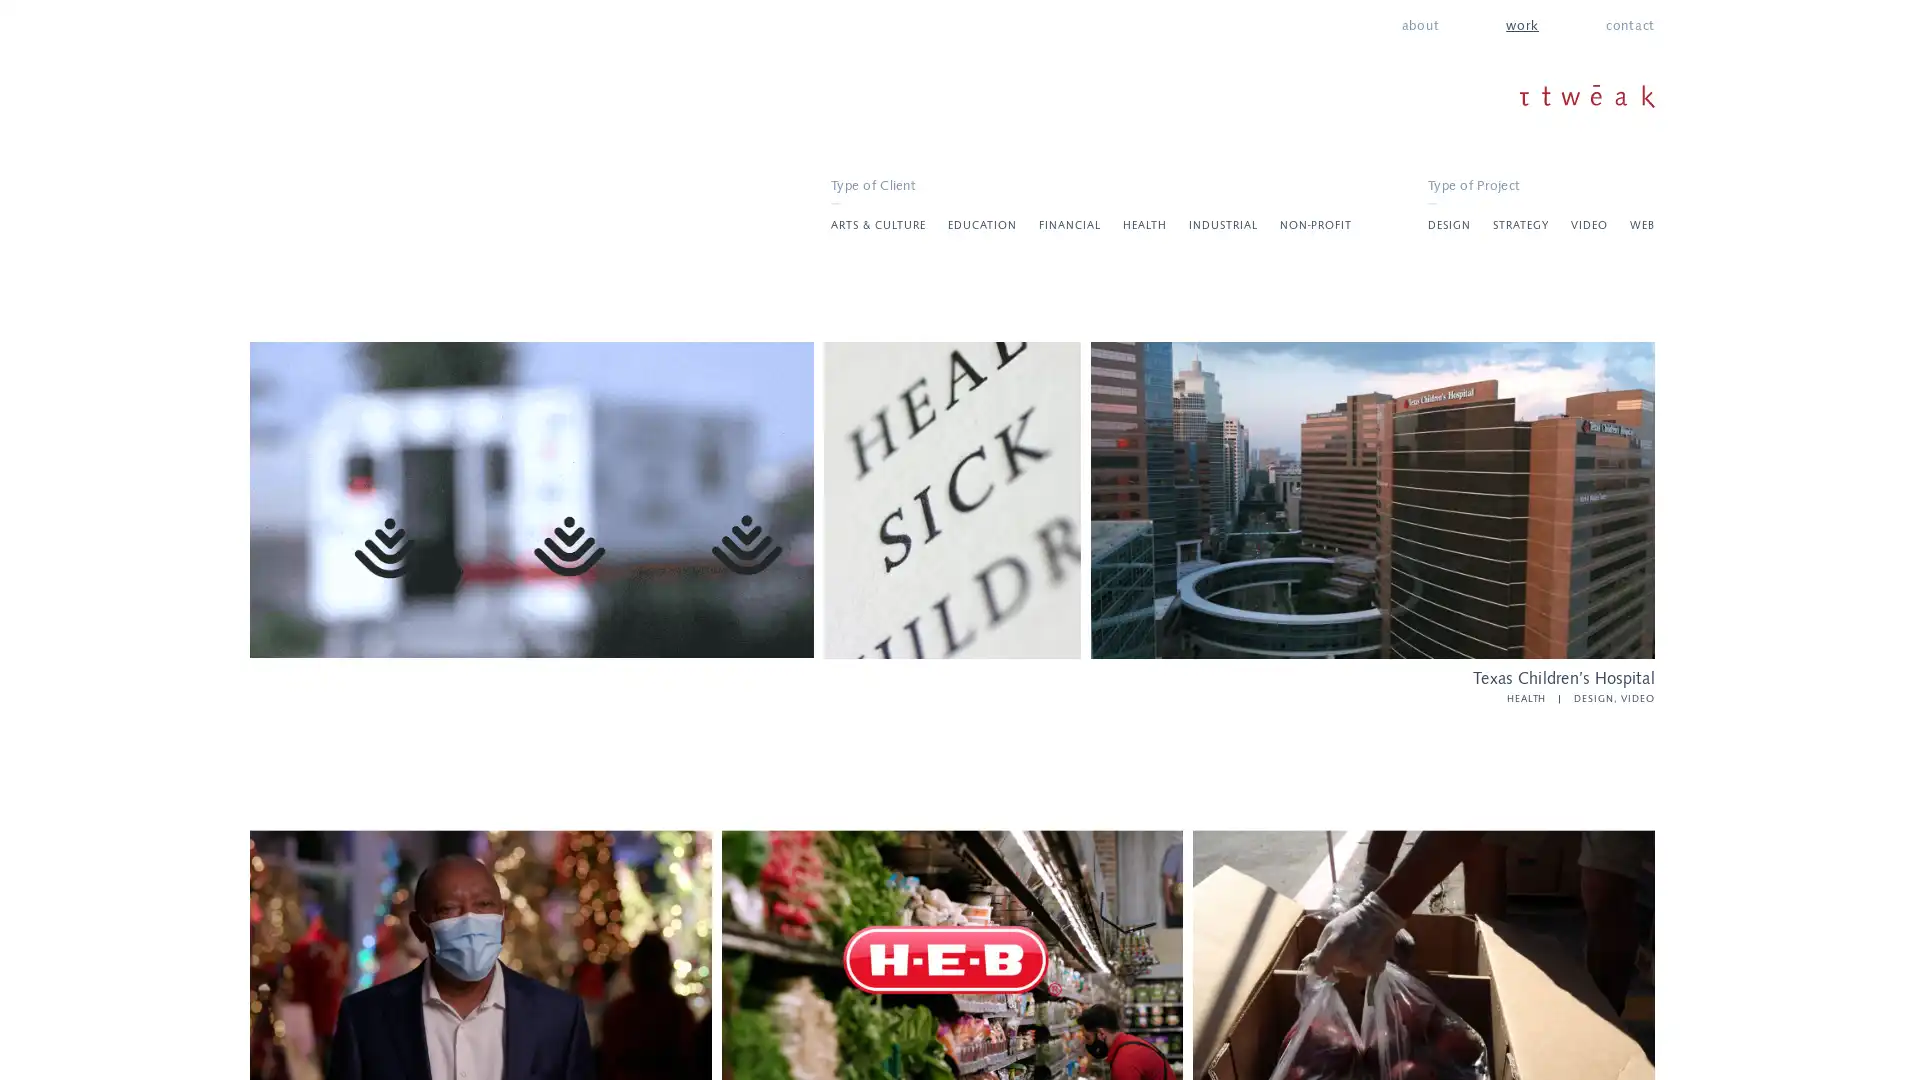 The image size is (1920, 1080). Describe the element at coordinates (1315, 225) in the screenshot. I see `NON-PROFIT` at that location.